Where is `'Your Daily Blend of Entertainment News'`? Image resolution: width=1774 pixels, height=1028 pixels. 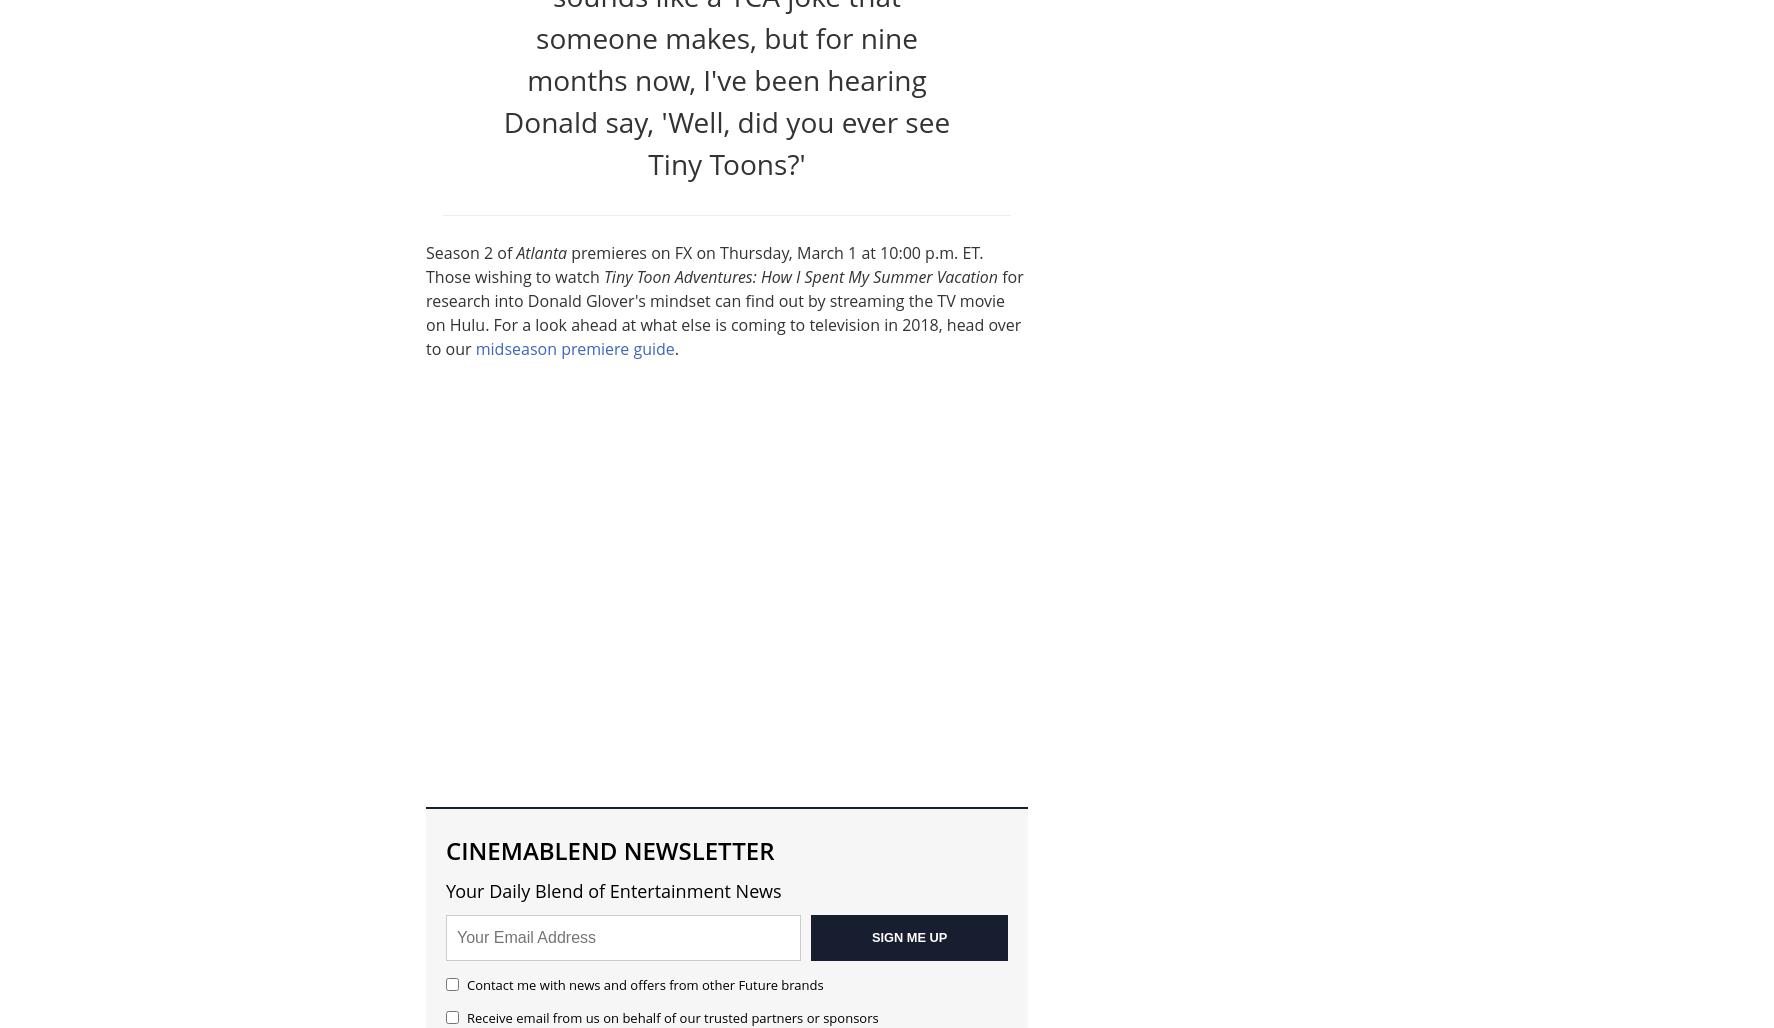
'Your Daily Blend of Entertainment News' is located at coordinates (612, 889).